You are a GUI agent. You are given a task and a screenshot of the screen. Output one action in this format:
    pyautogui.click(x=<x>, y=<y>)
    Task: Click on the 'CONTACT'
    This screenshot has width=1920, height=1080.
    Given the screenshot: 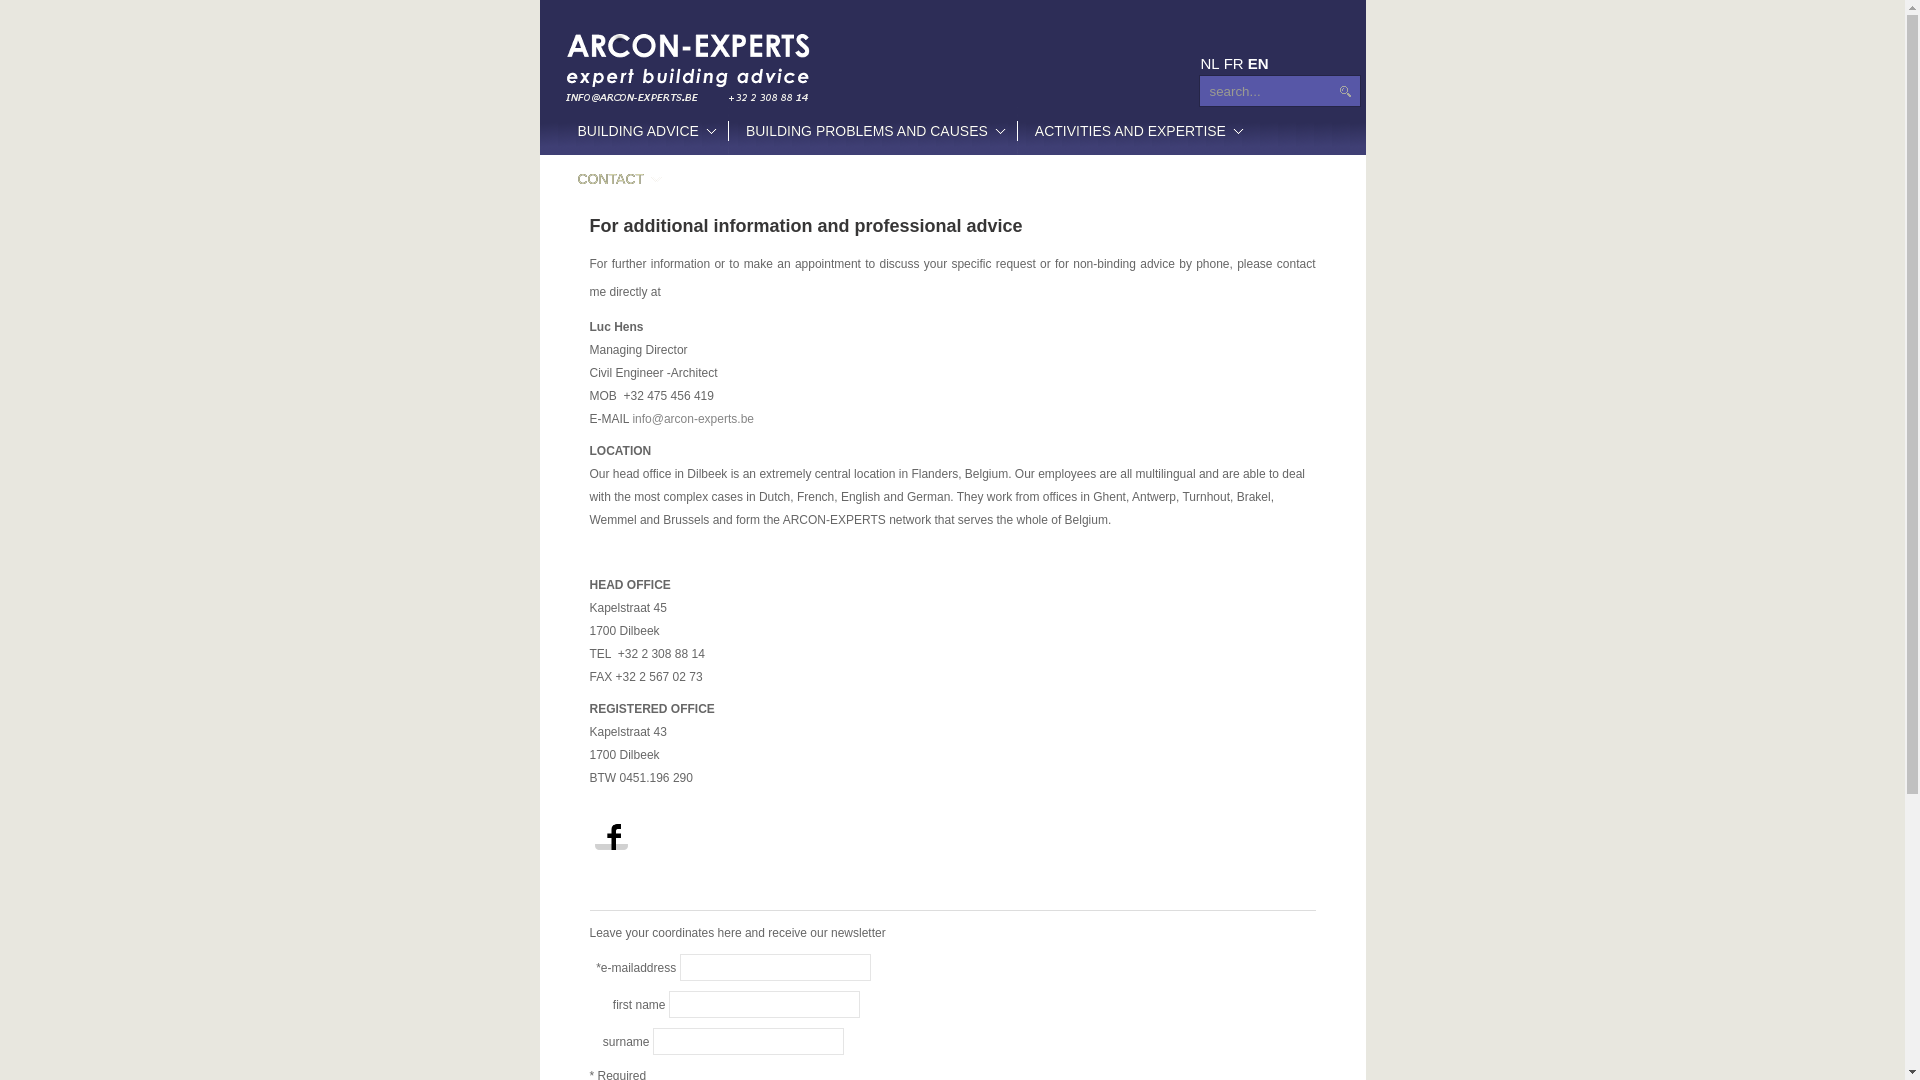 What is the action you would take?
    pyautogui.click(x=616, y=177)
    